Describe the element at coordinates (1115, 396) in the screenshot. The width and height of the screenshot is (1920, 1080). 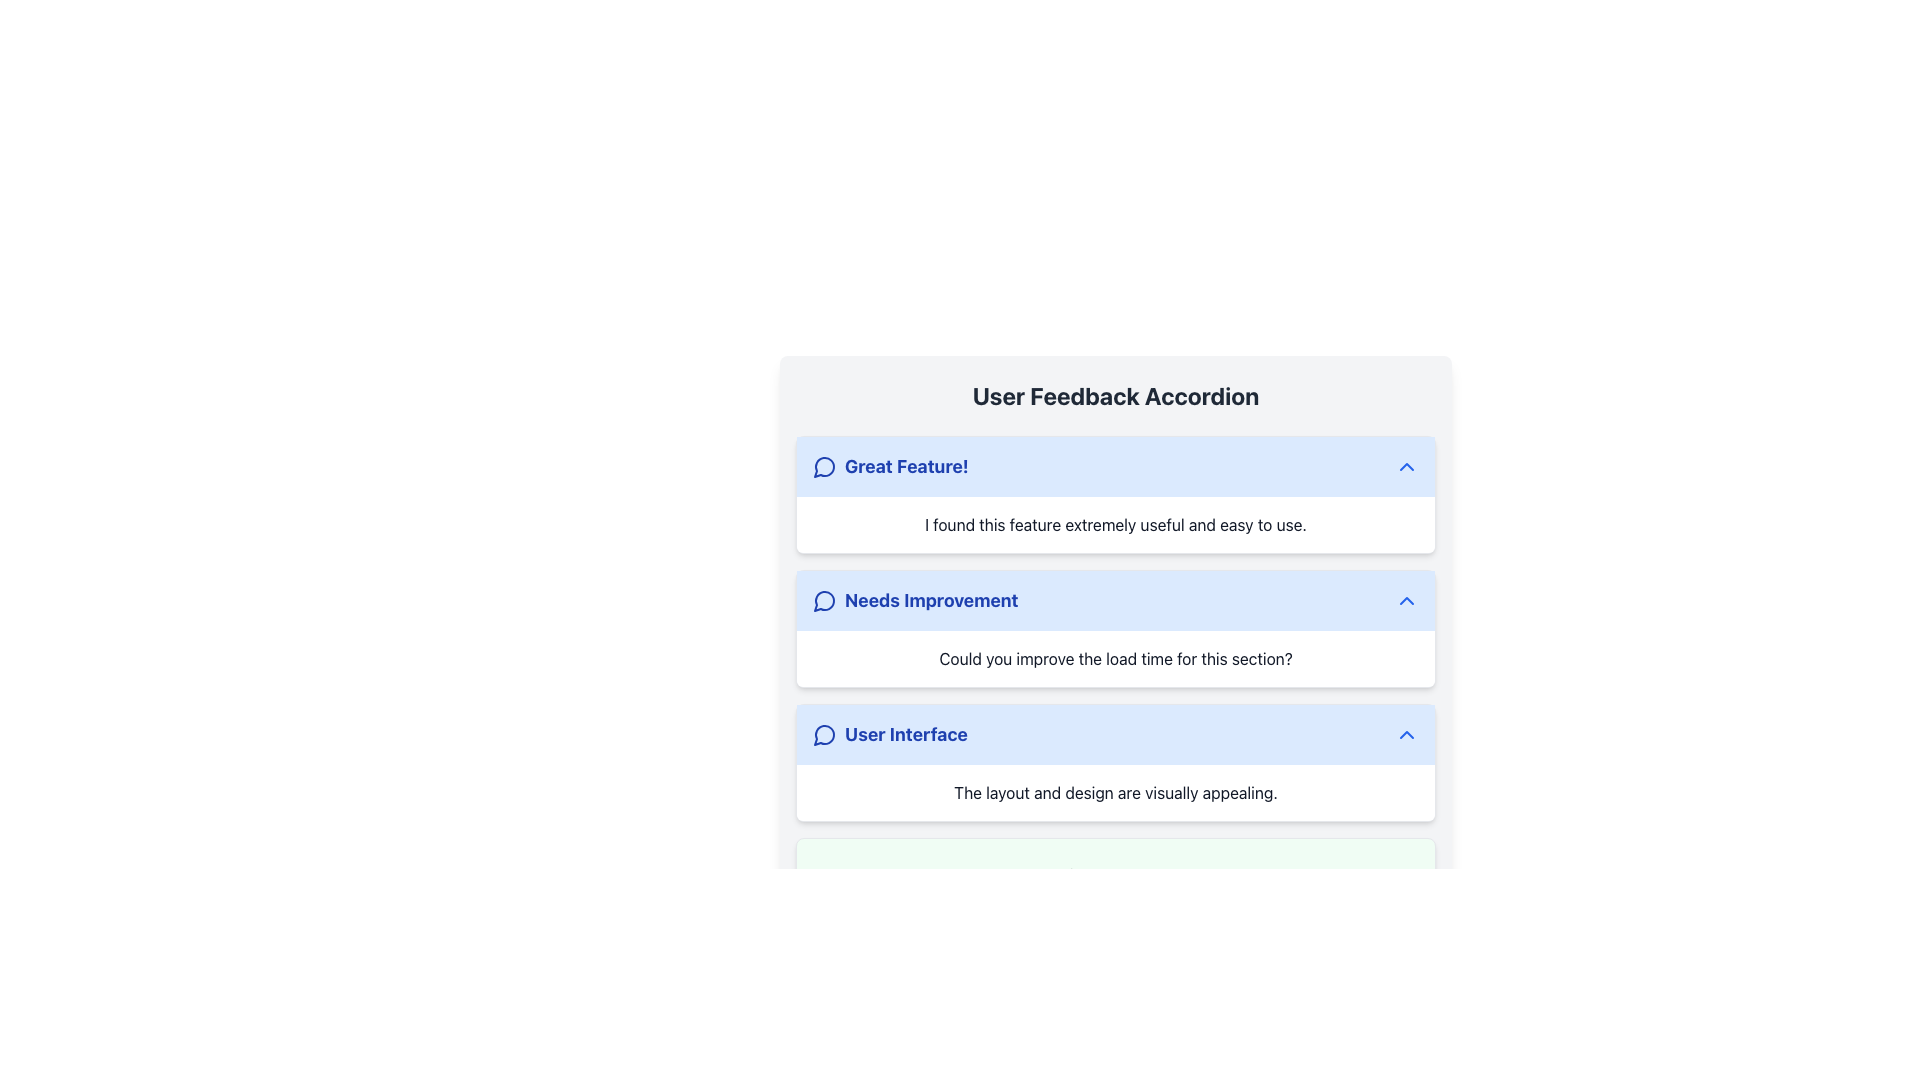
I see `static text label displaying 'User Feedback Accordion' which is prominently positioned at the top of the user feedback section` at that location.